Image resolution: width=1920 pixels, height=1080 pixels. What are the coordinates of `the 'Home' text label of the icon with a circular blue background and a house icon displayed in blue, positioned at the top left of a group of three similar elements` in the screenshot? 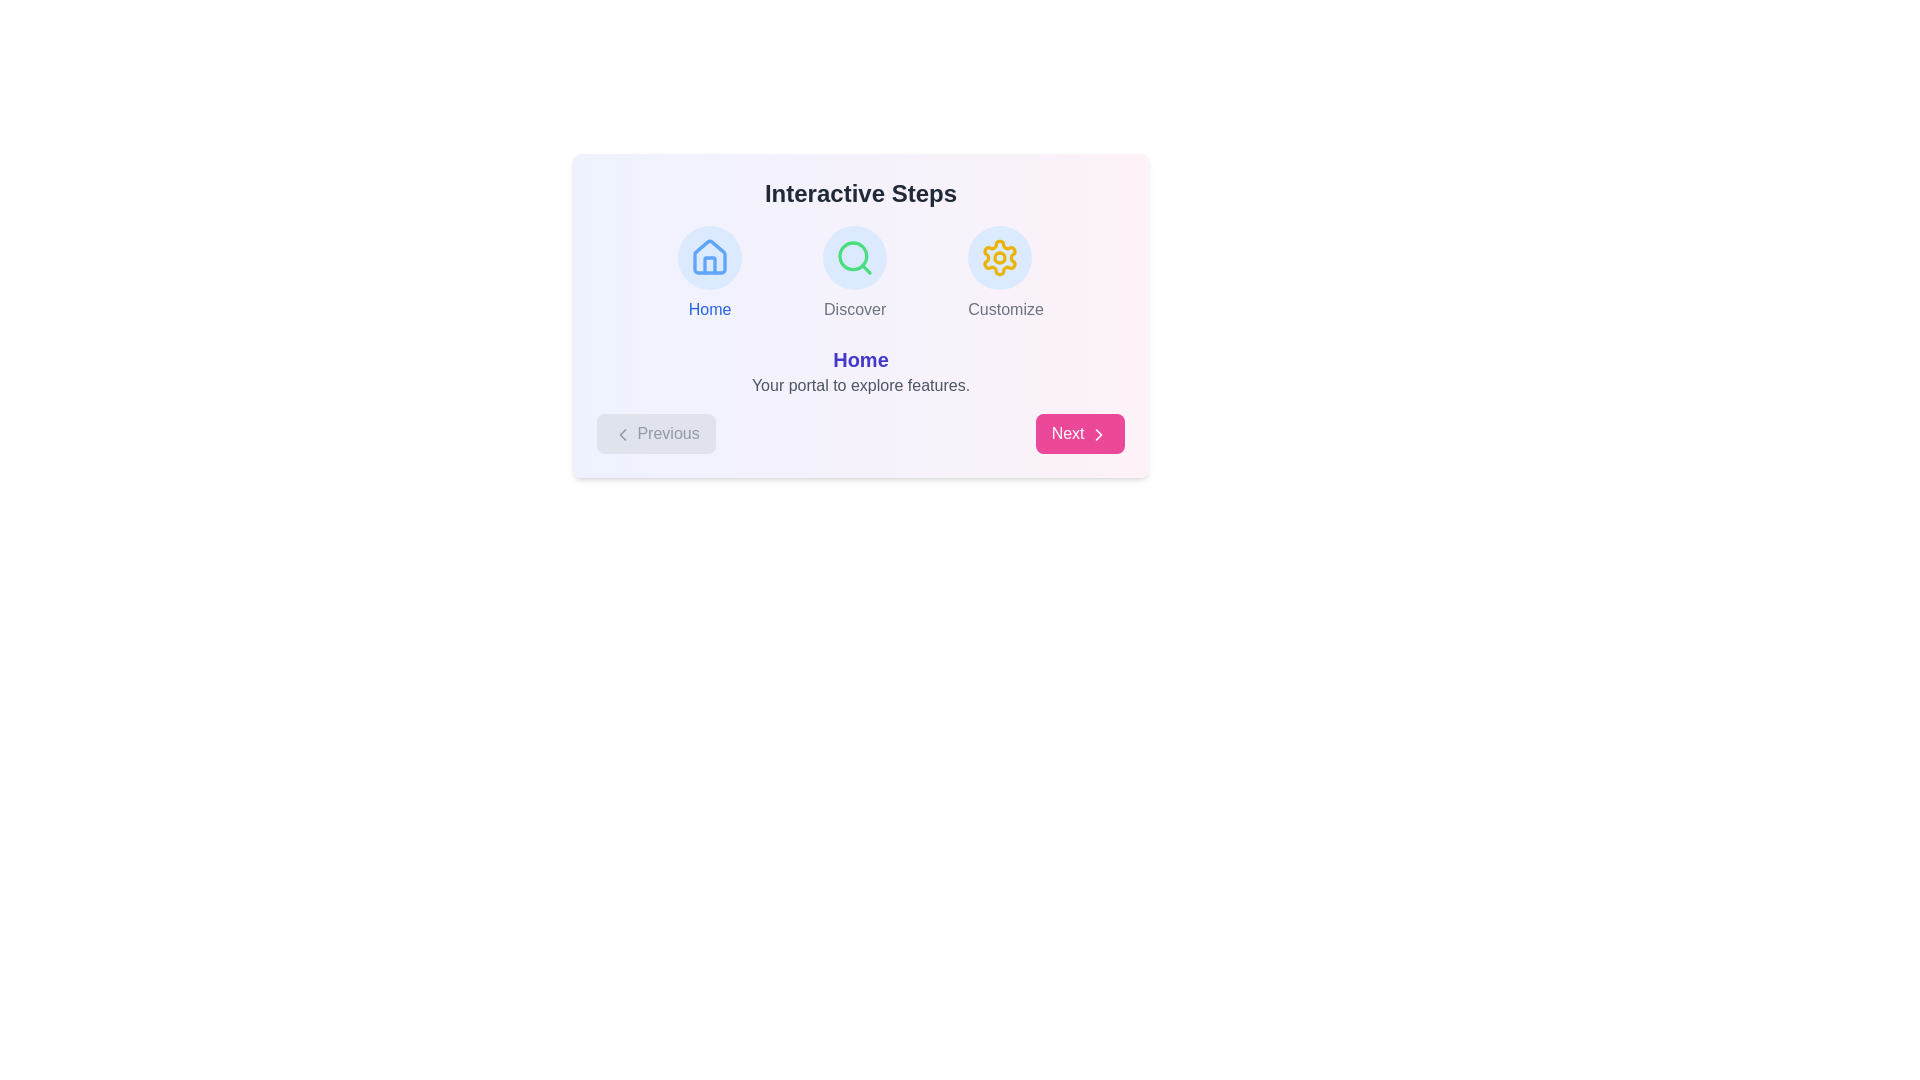 It's located at (710, 273).